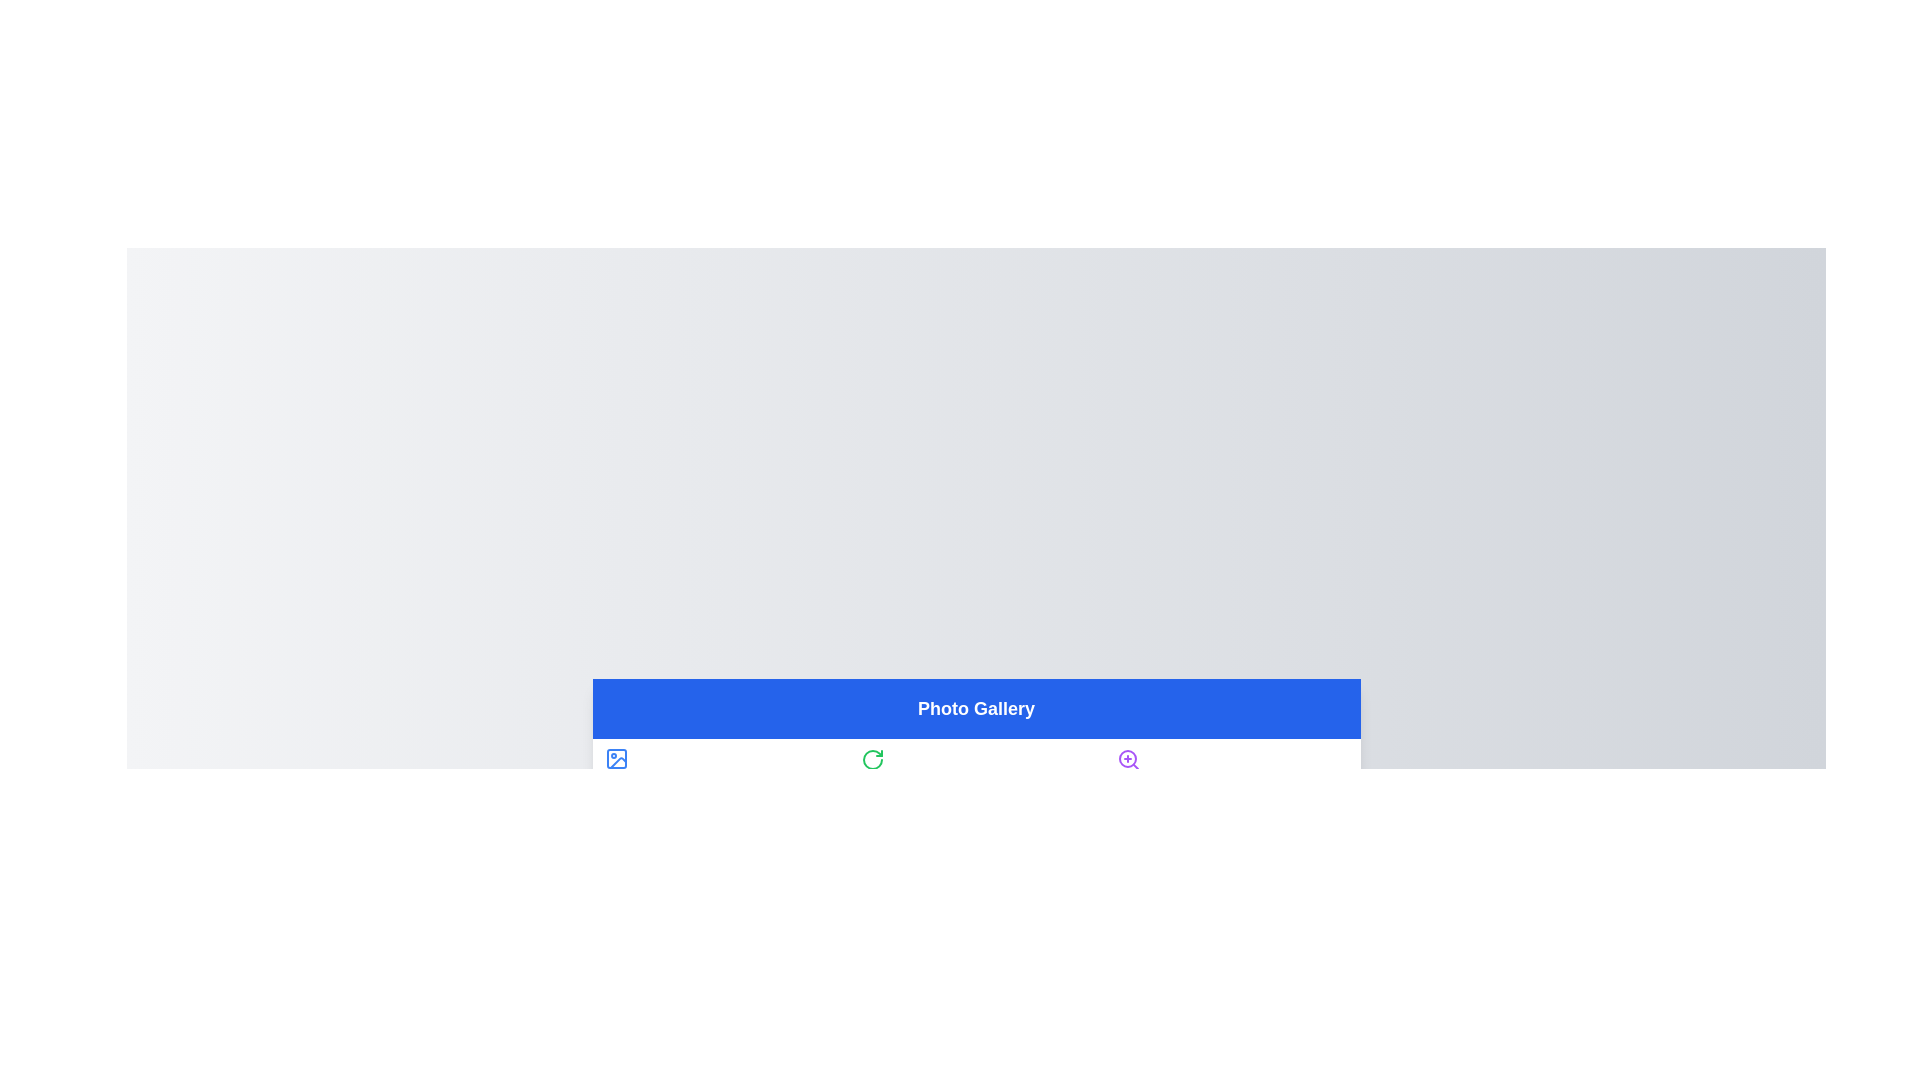  What do you see at coordinates (976, 770) in the screenshot?
I see `the tab labeled Editor` at bounding box center [976, 770].